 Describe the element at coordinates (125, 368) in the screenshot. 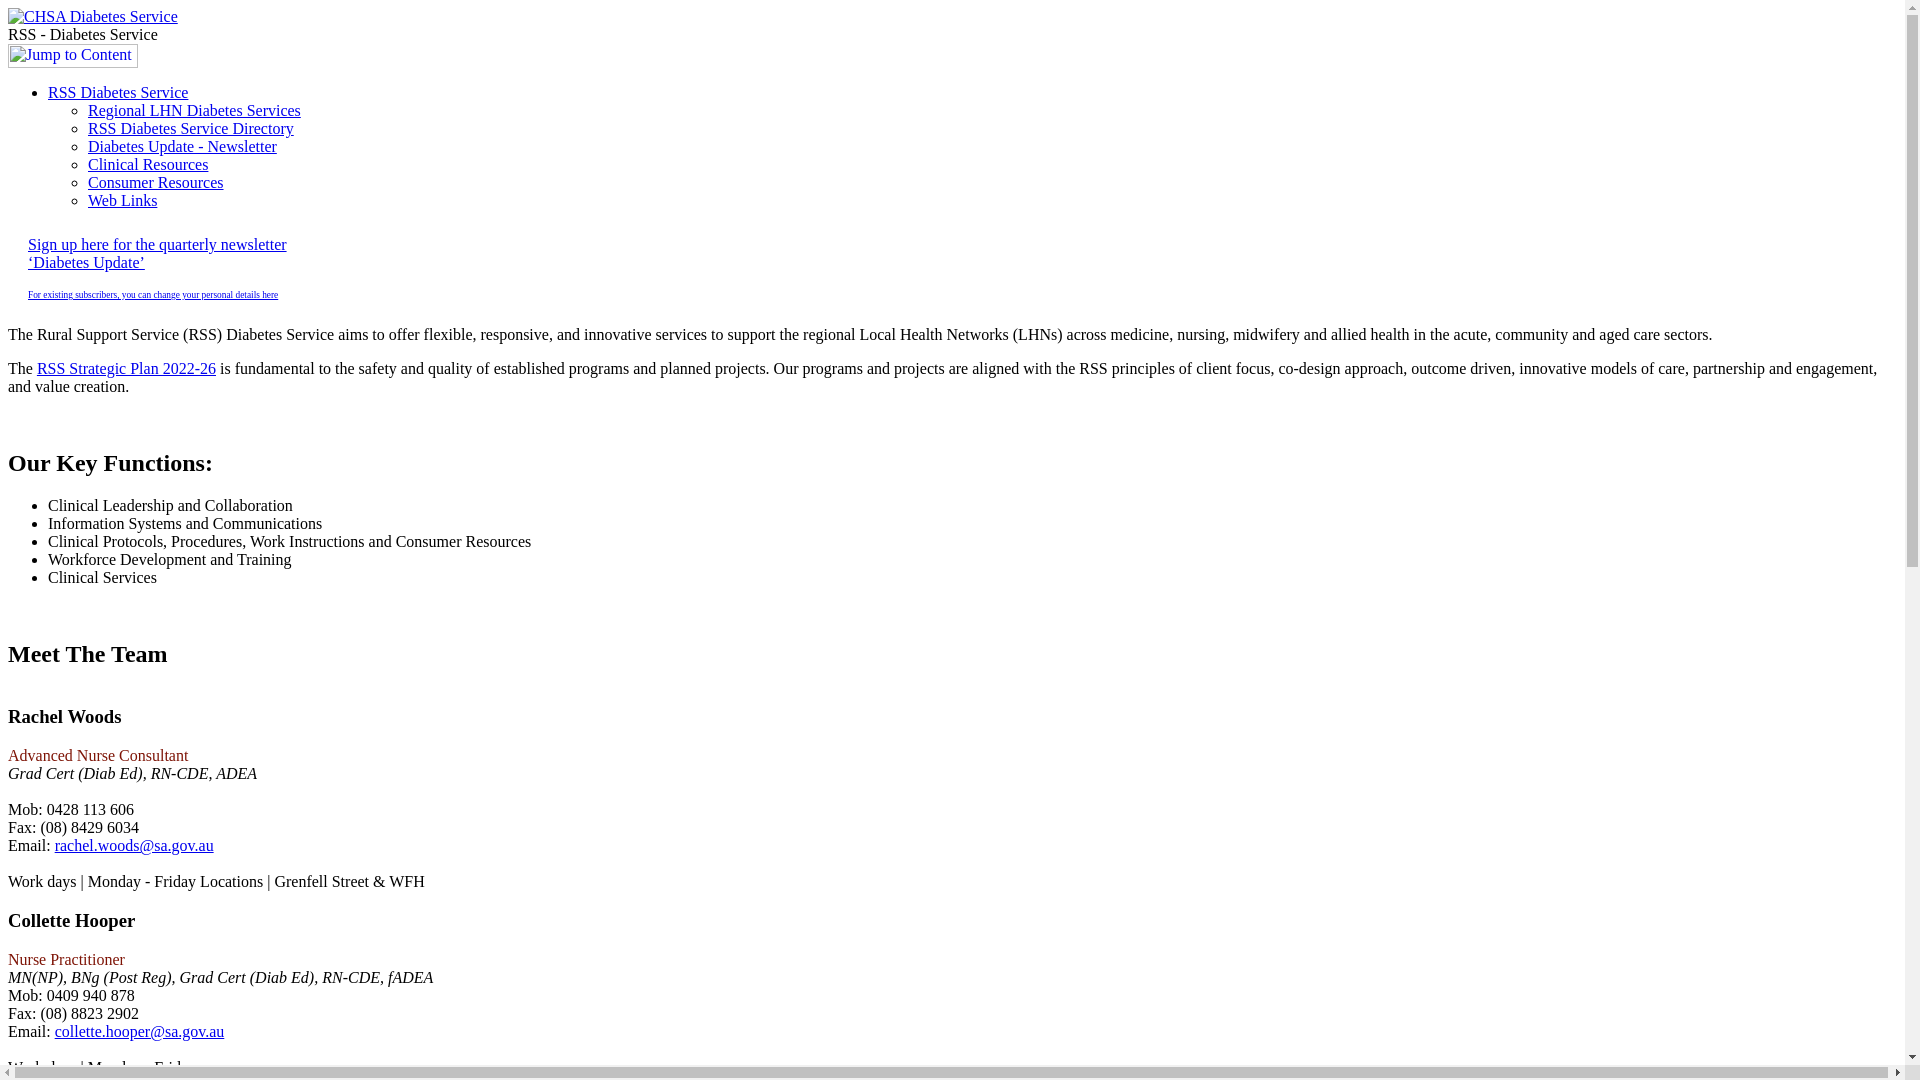

I see `'RSS Strategic Plan 2022-26'` at that location.